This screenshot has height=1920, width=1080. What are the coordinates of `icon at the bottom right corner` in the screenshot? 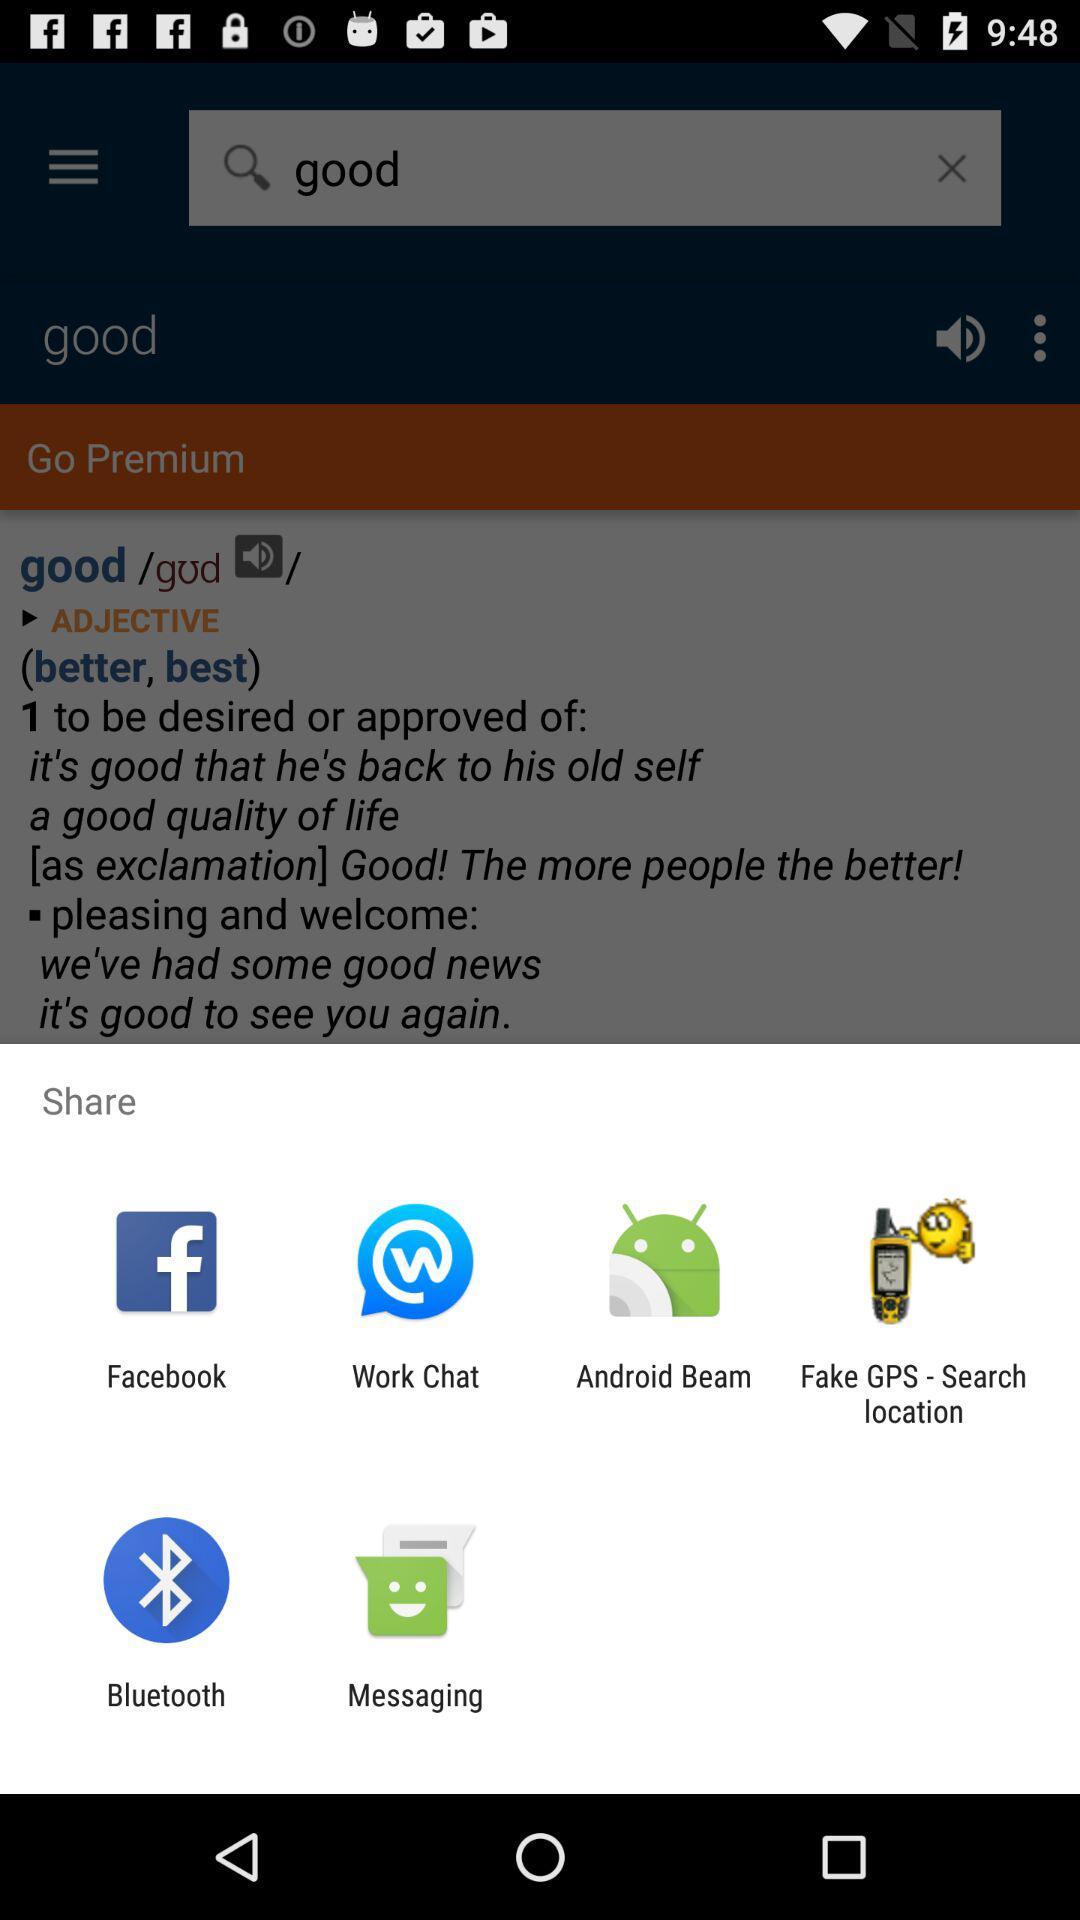 It's located at (913, 1392).